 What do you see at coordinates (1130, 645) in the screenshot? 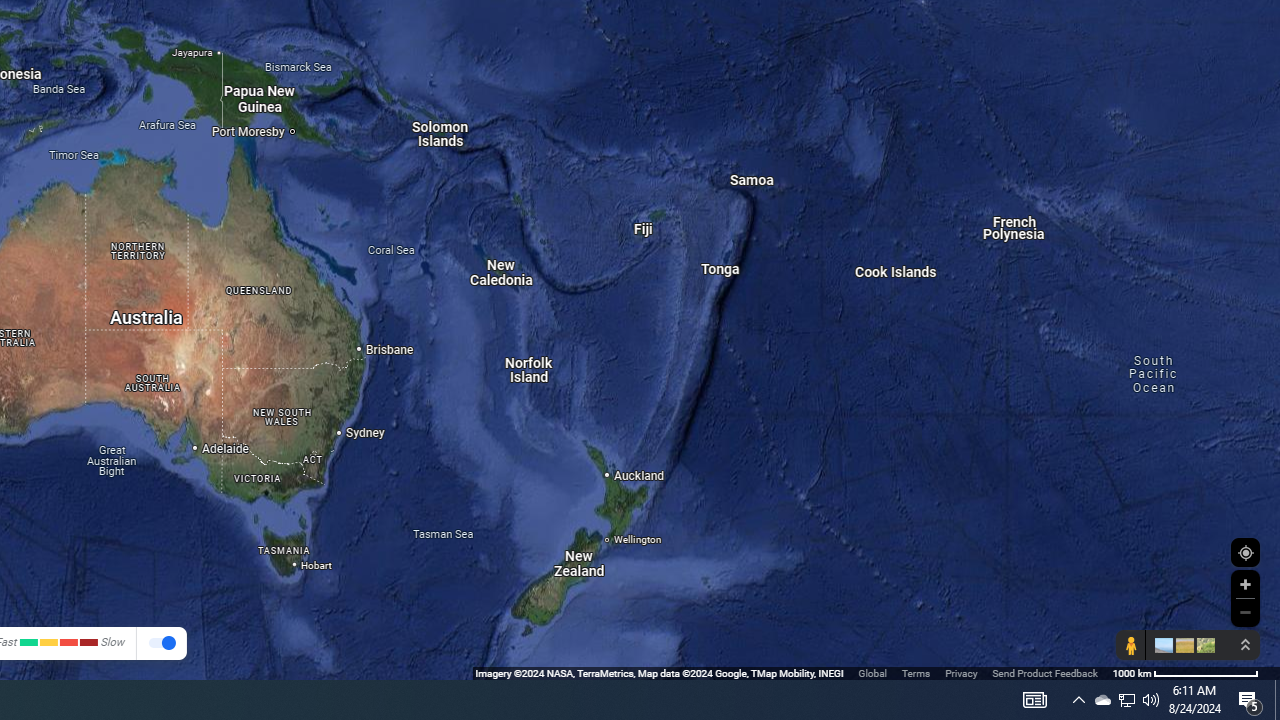
I see `'Show Street View coverage'` at bounding box center [1130, 645].